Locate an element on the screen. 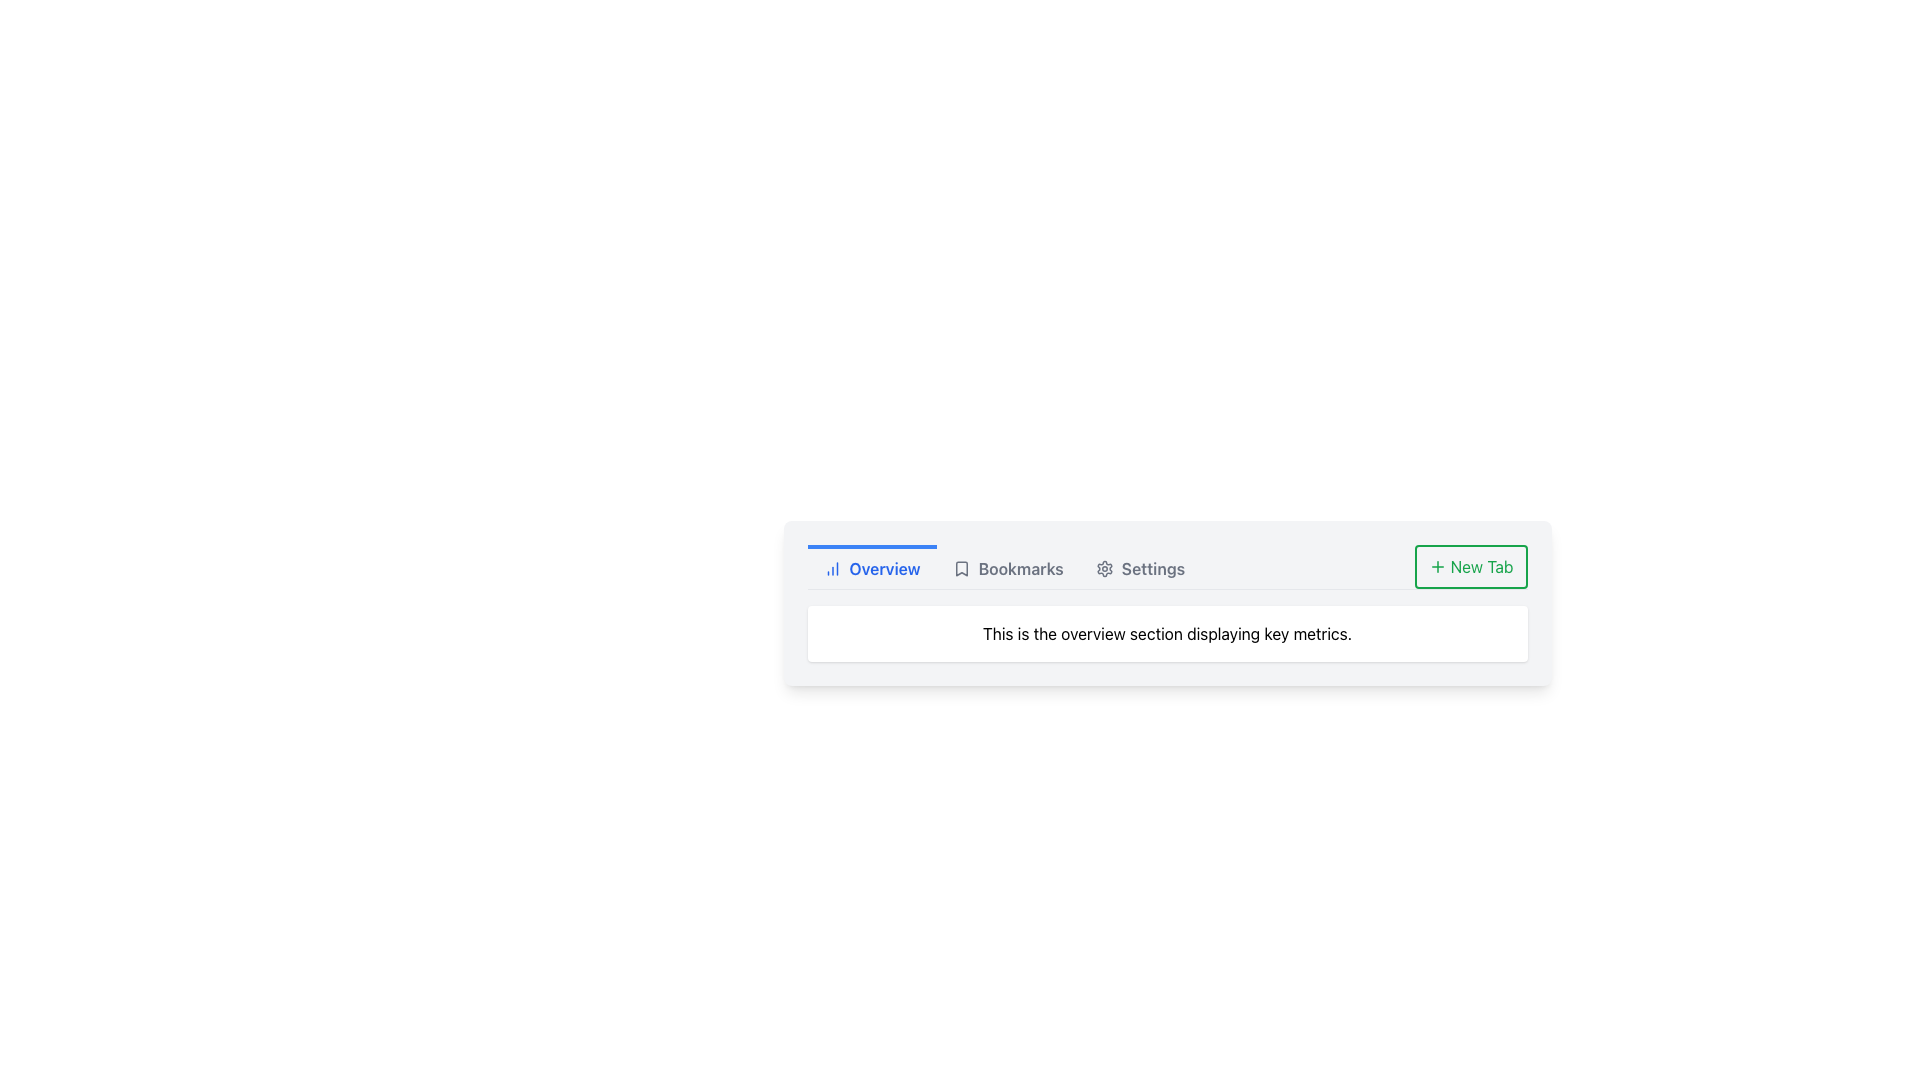 The image size is (1920, 1080). the 'Overview' tab which is the first tab in the top navigation bar, featuring a blue underline and a bar chart icon is located at coordinates (872, 567).